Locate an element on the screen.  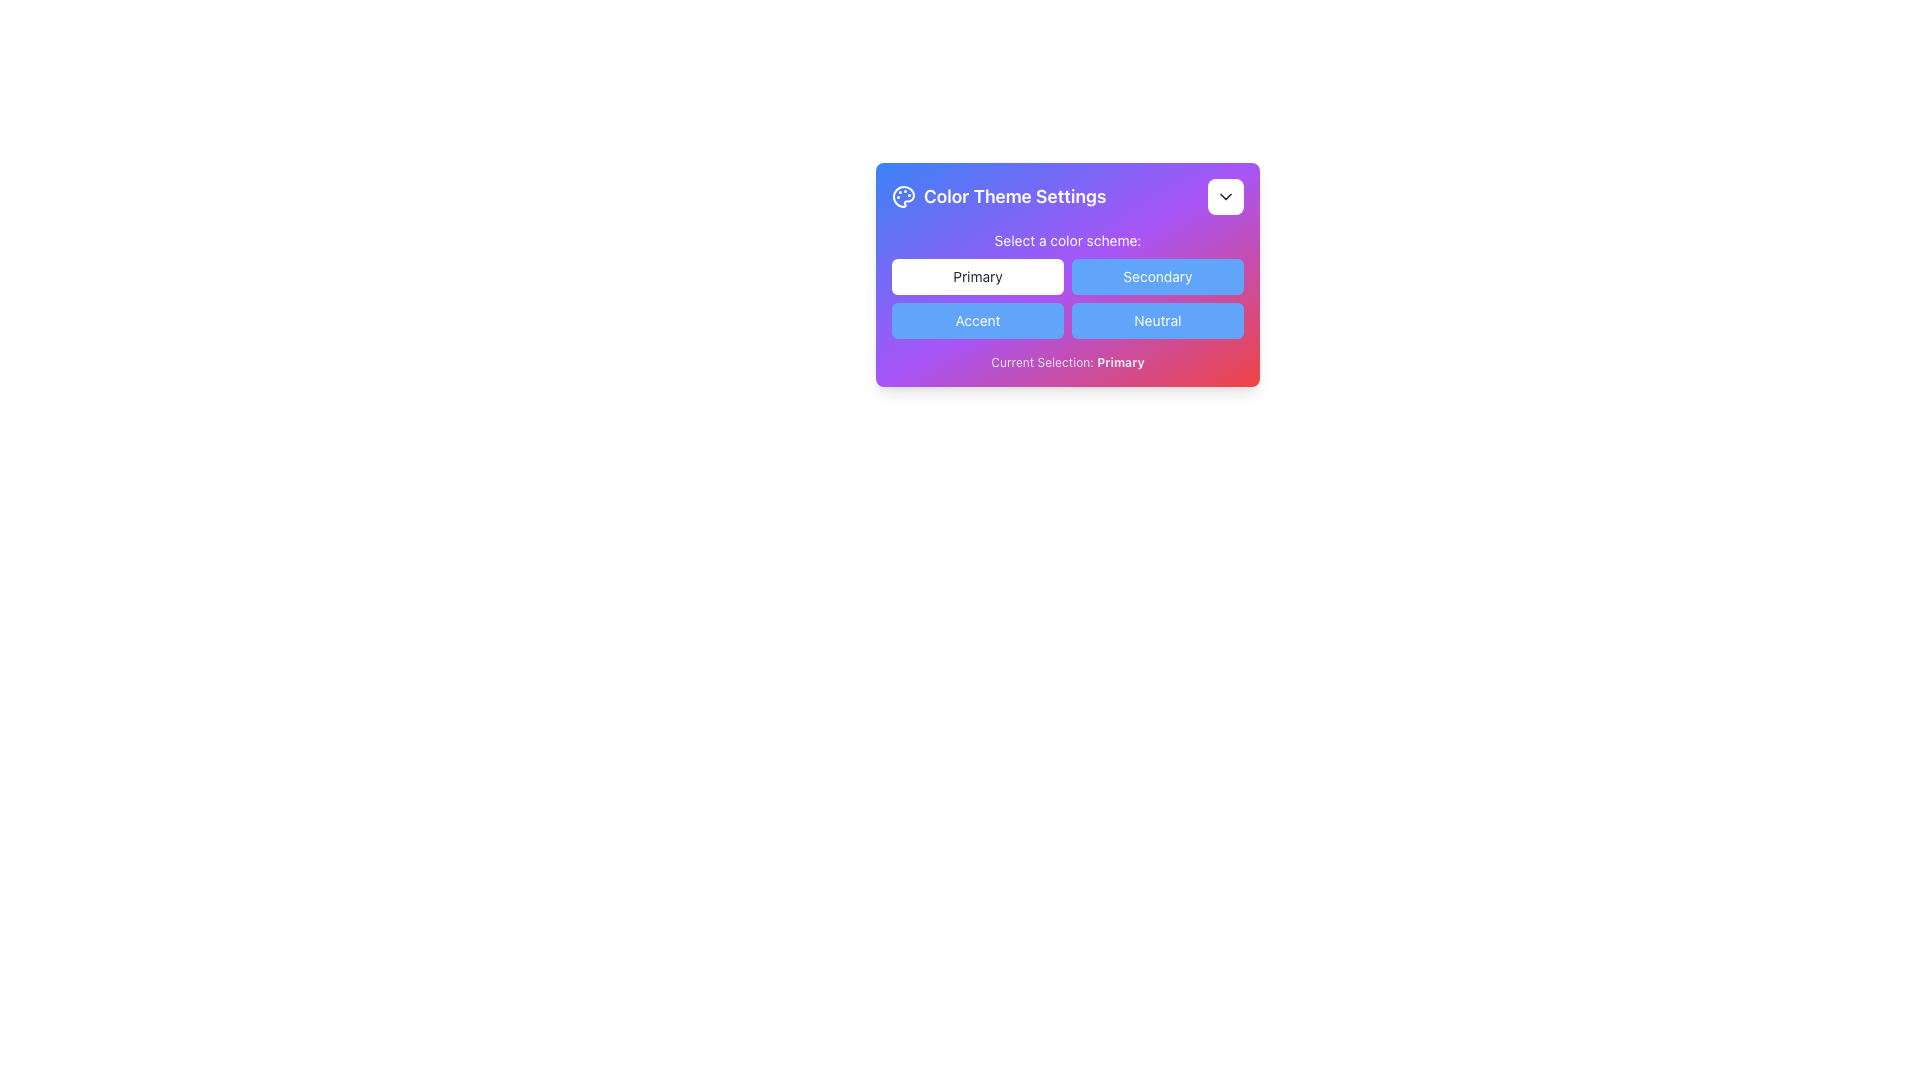
the top-left button labeled 'Primary' in the grid of color scheme buttons within the 'Color Theme Settings' modal is located at coordinates (1067, 299).